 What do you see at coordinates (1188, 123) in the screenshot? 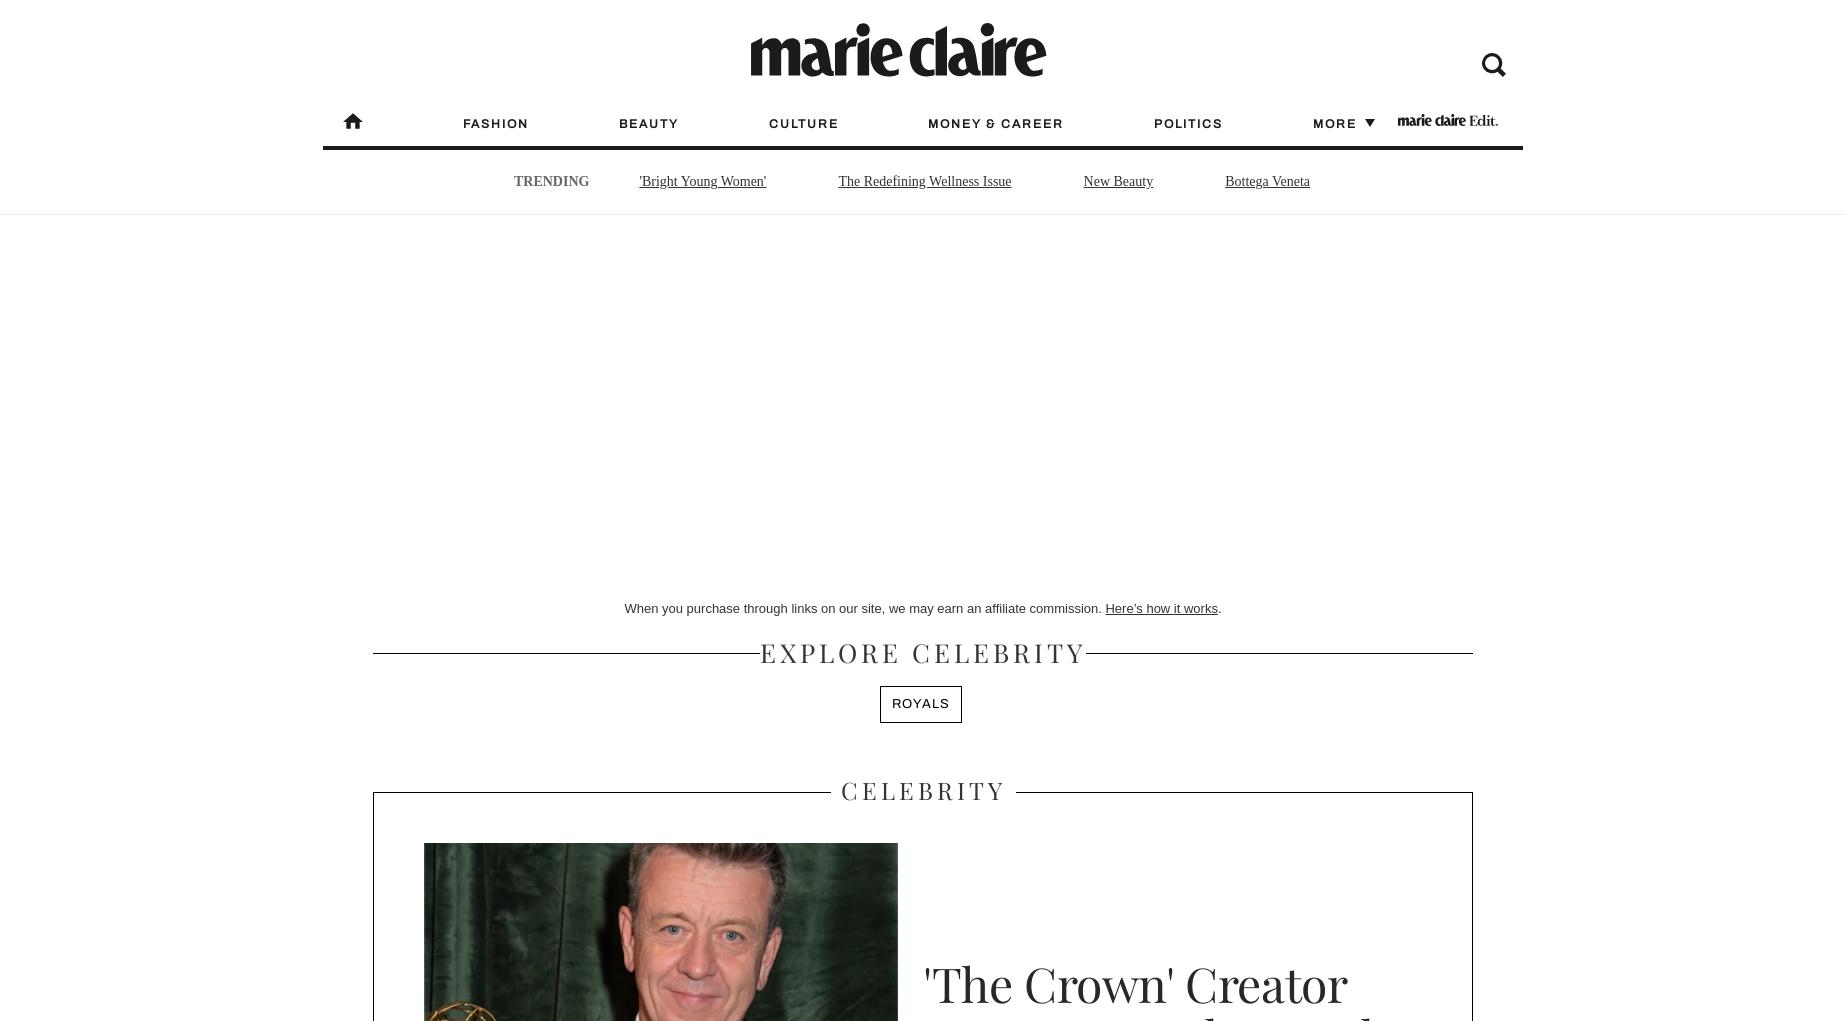
I see `'Politics'` at bounding box center [1188, 123].